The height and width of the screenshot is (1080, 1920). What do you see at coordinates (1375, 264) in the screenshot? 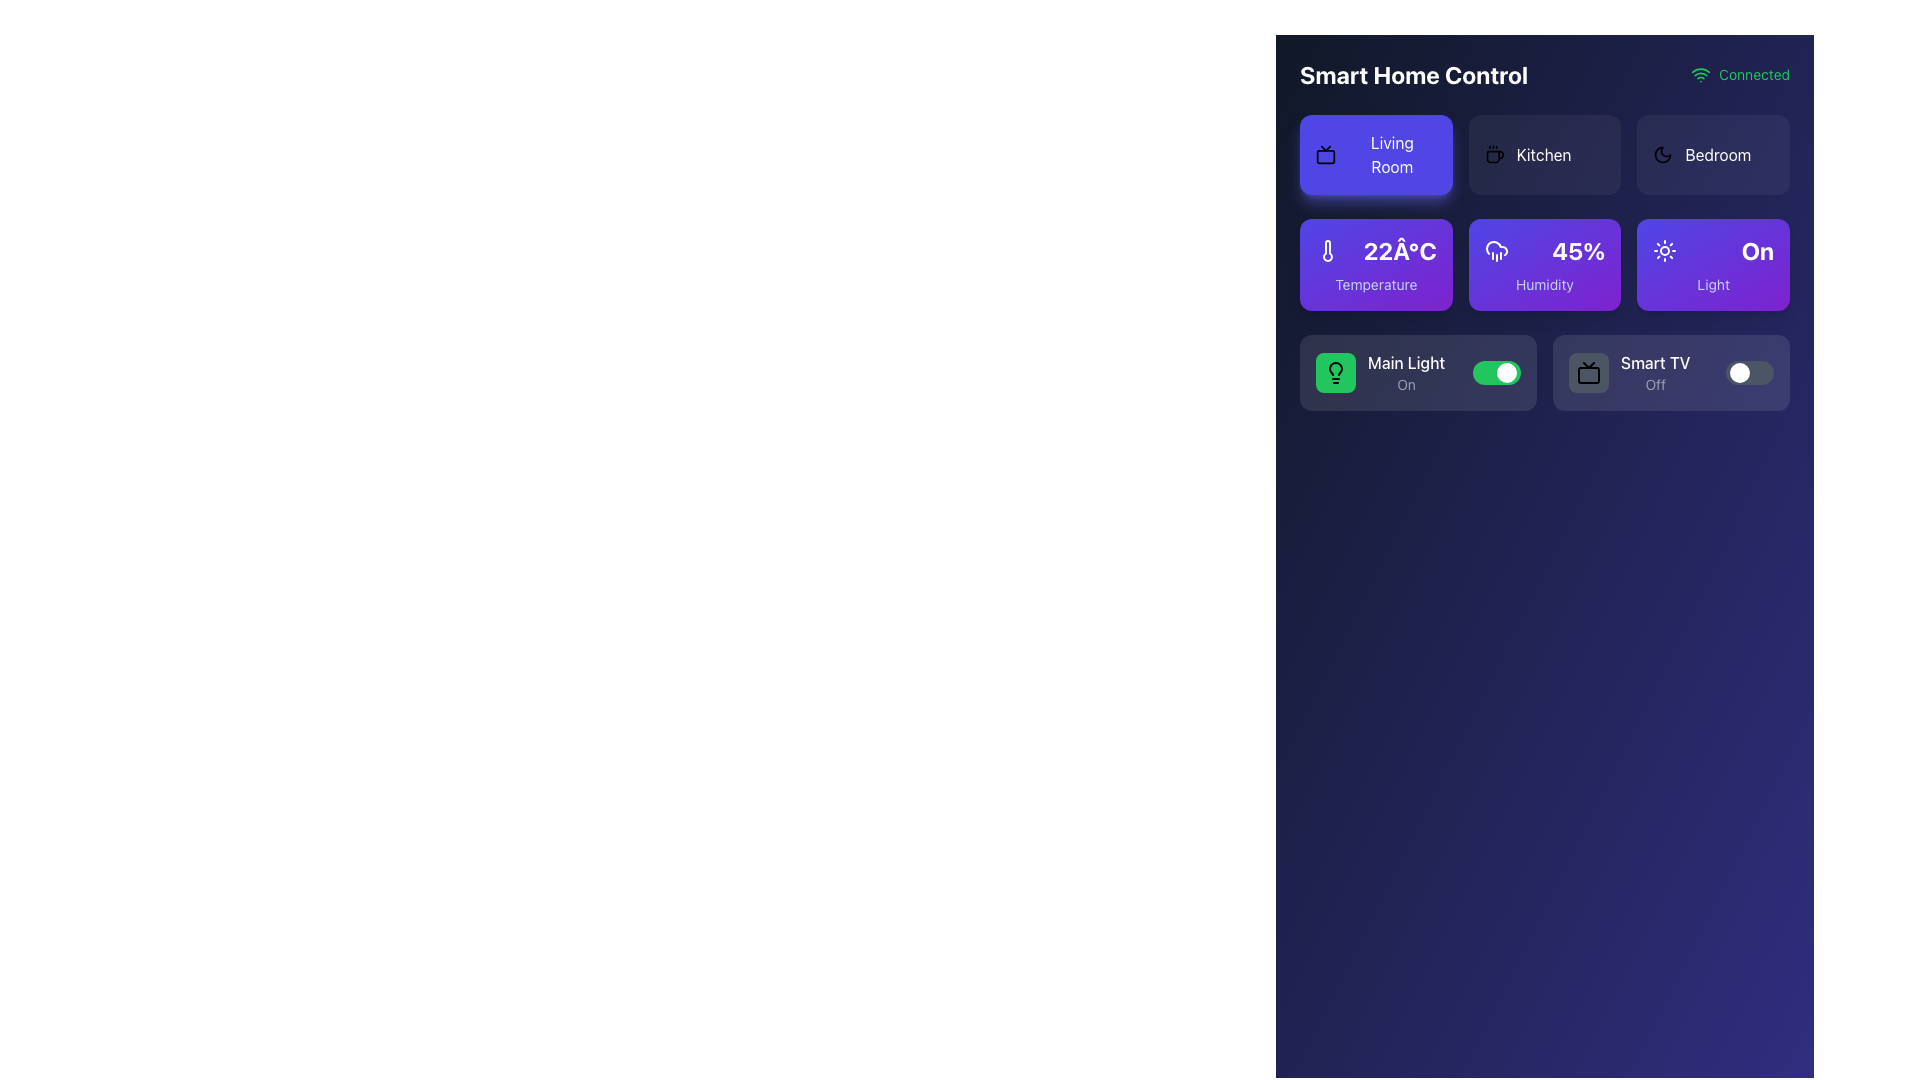
I see `the Information Card that displays '22°C' in large, bold, white text with a thermometer icon and a gradient background from indigo to purple` at bounding box center [1375, 264].